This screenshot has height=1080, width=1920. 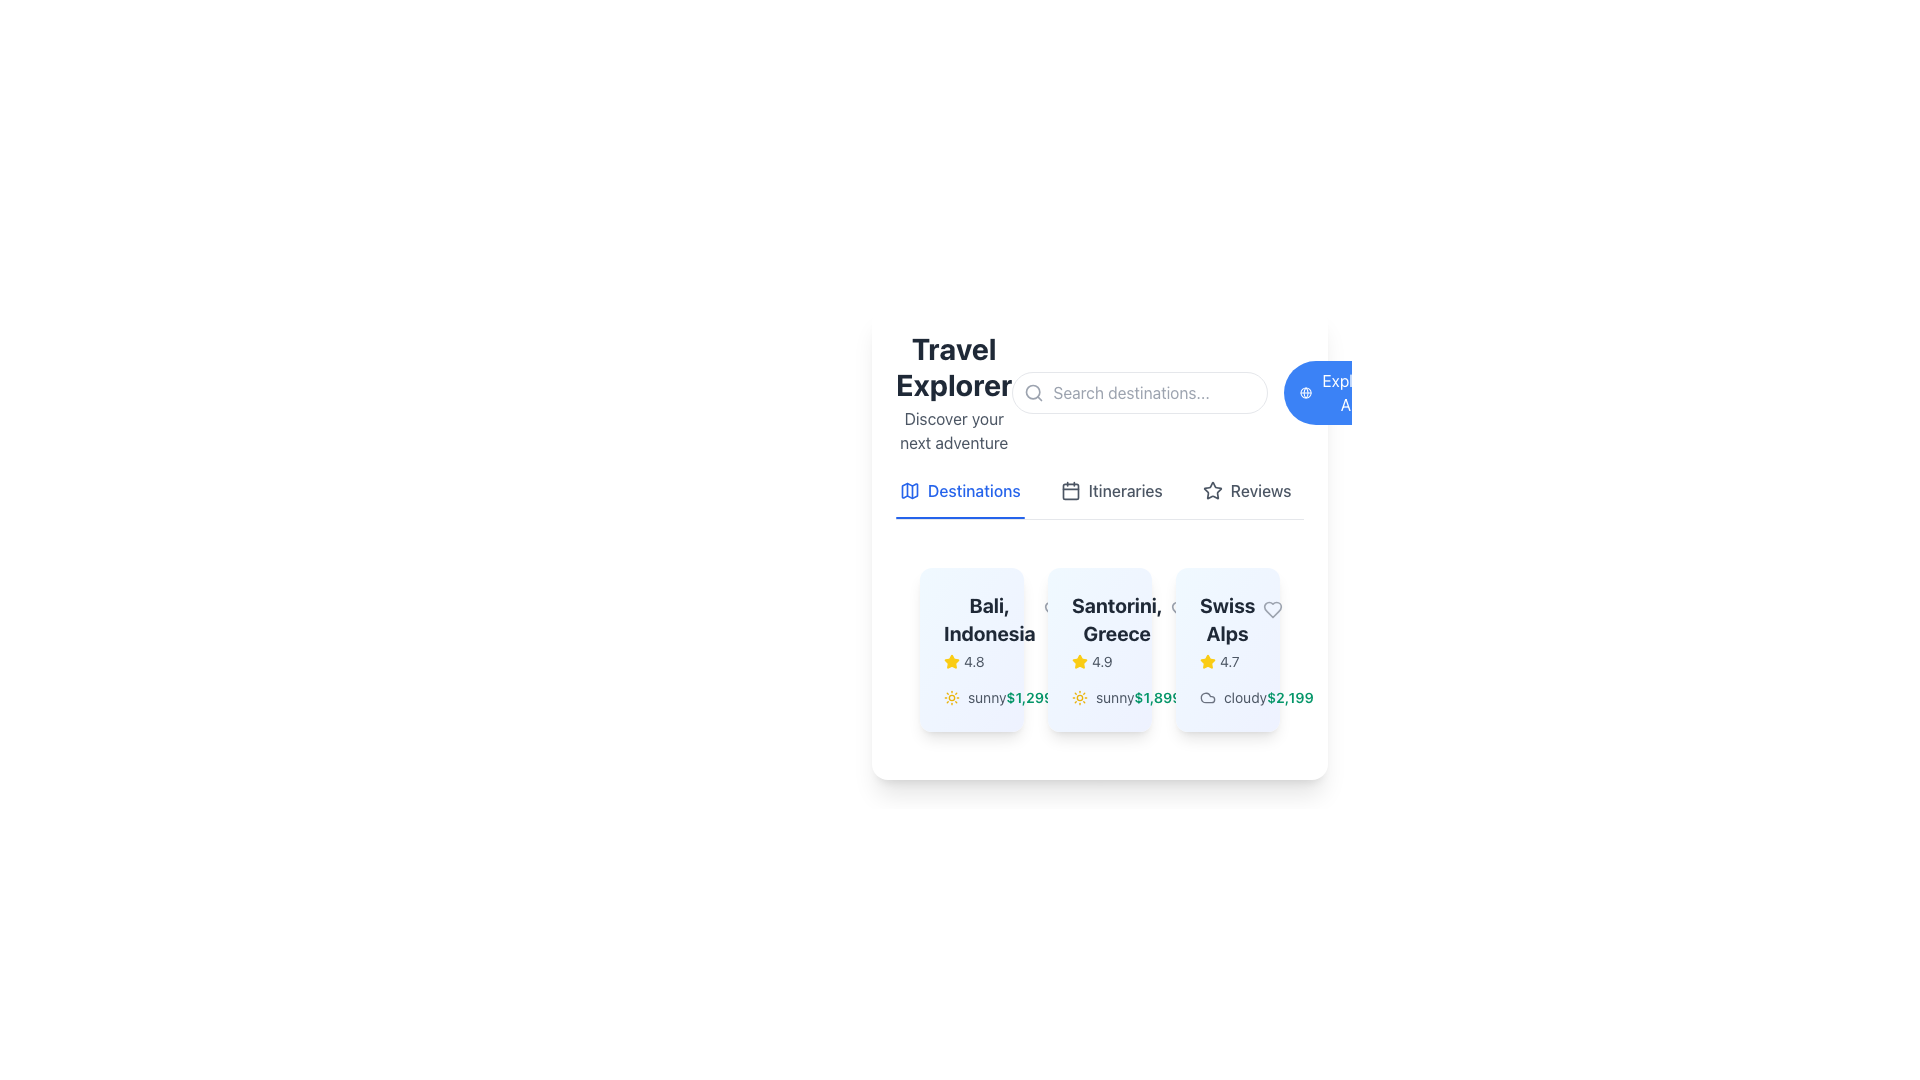 I want to click on the price information element located at the bottom-right corner of the 'Swiss Alps' travel destination card, which follows the 'cloudy' weather description, so click(x=1290, y=697).